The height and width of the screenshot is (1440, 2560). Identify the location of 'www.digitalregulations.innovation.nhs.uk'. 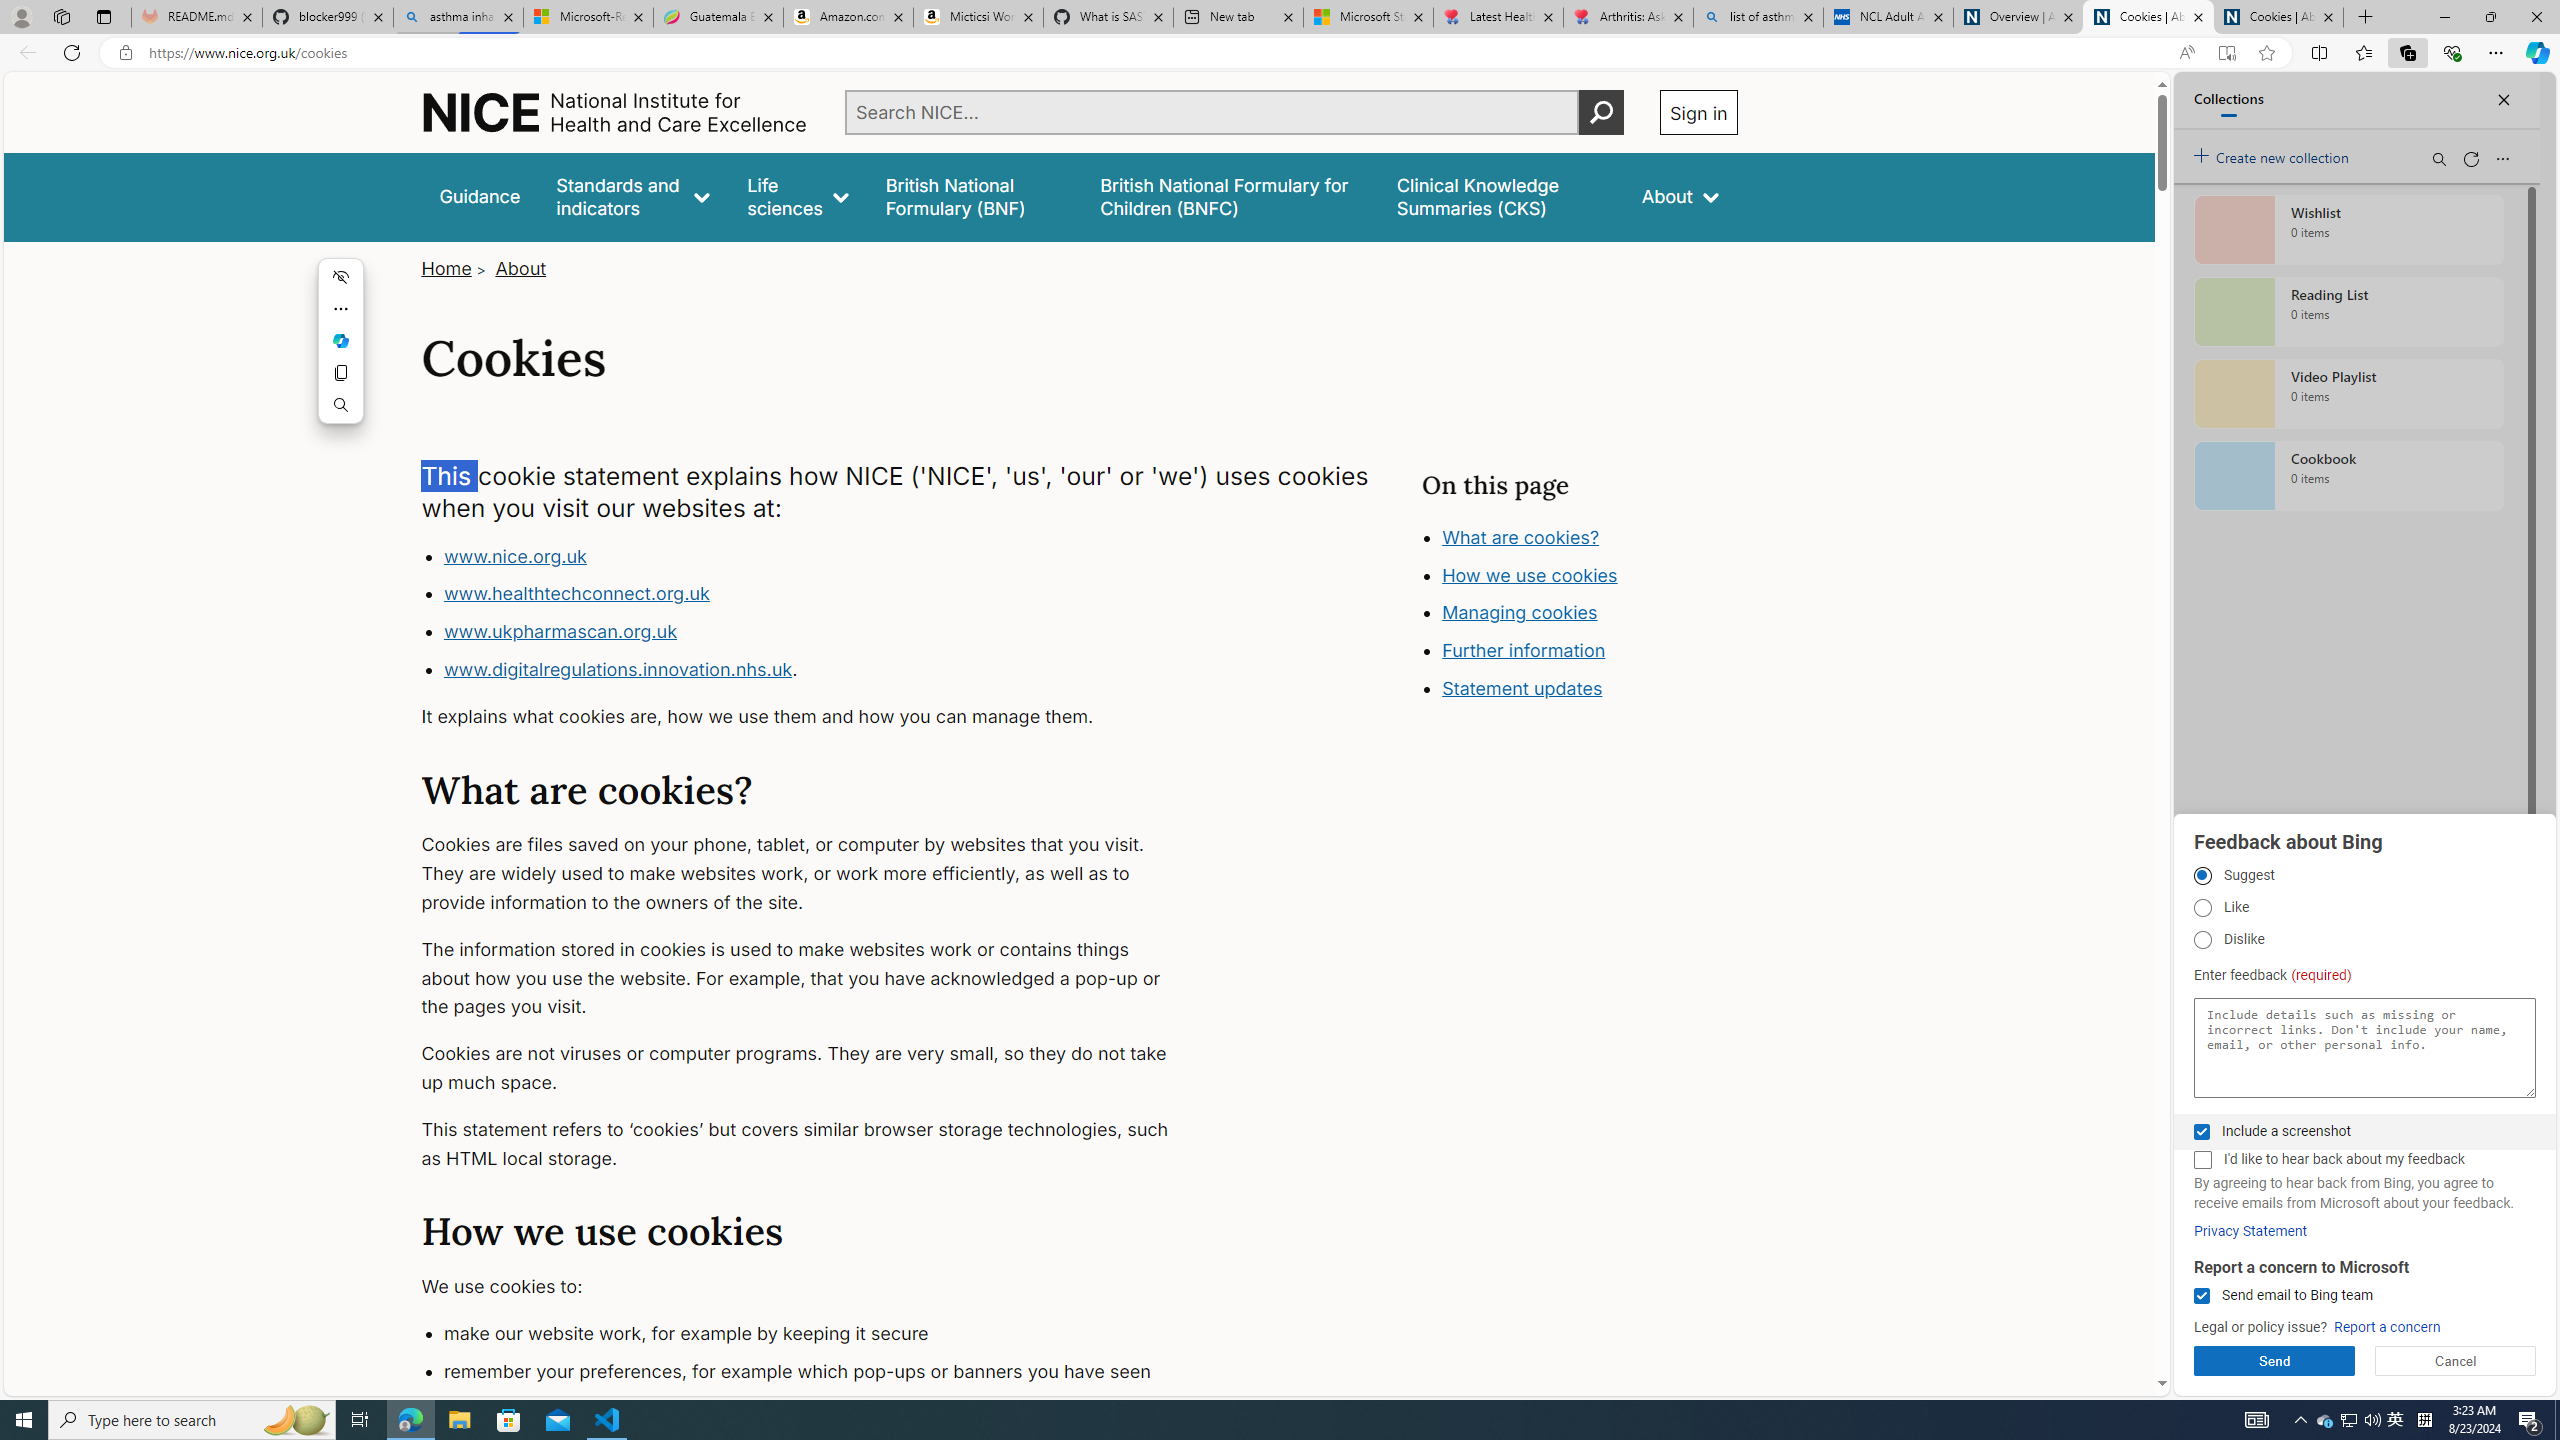
(617, 667).